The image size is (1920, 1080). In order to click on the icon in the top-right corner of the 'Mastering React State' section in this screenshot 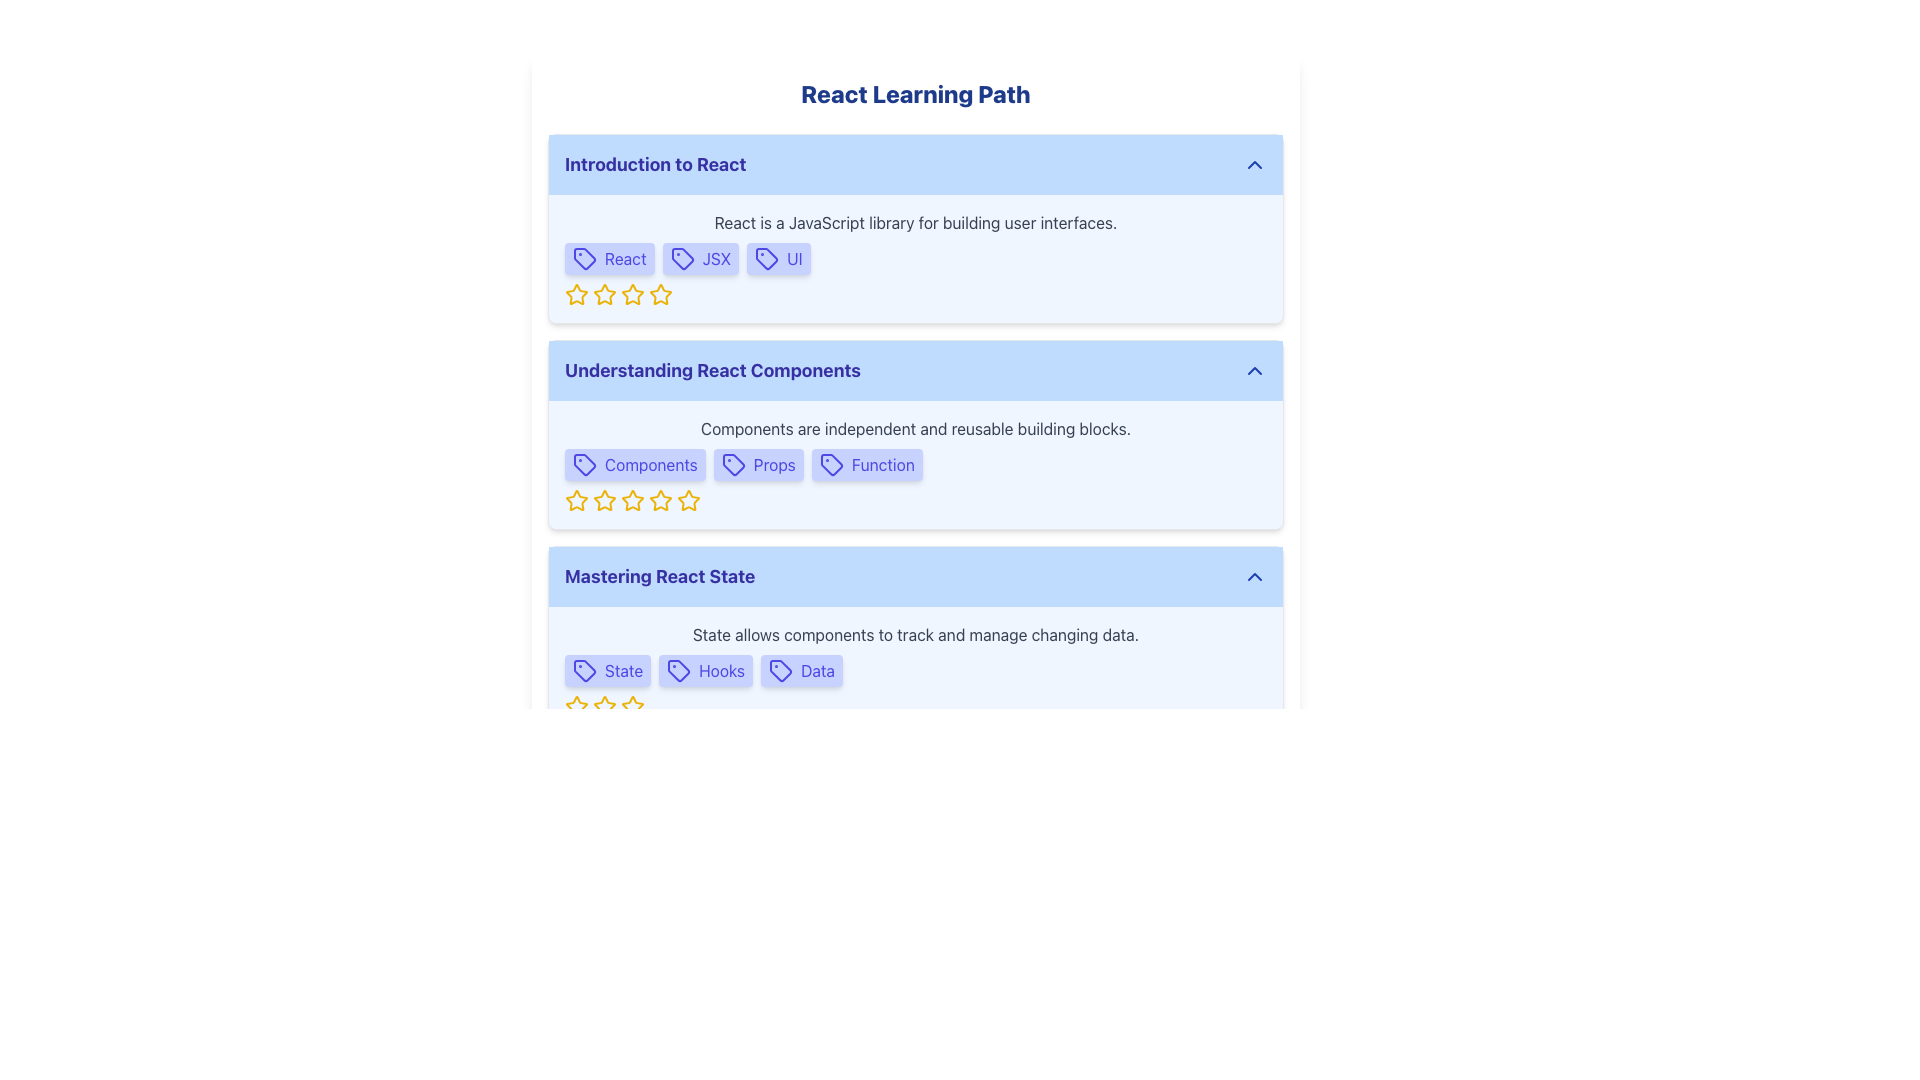, I will do `click(1253, 577)`.